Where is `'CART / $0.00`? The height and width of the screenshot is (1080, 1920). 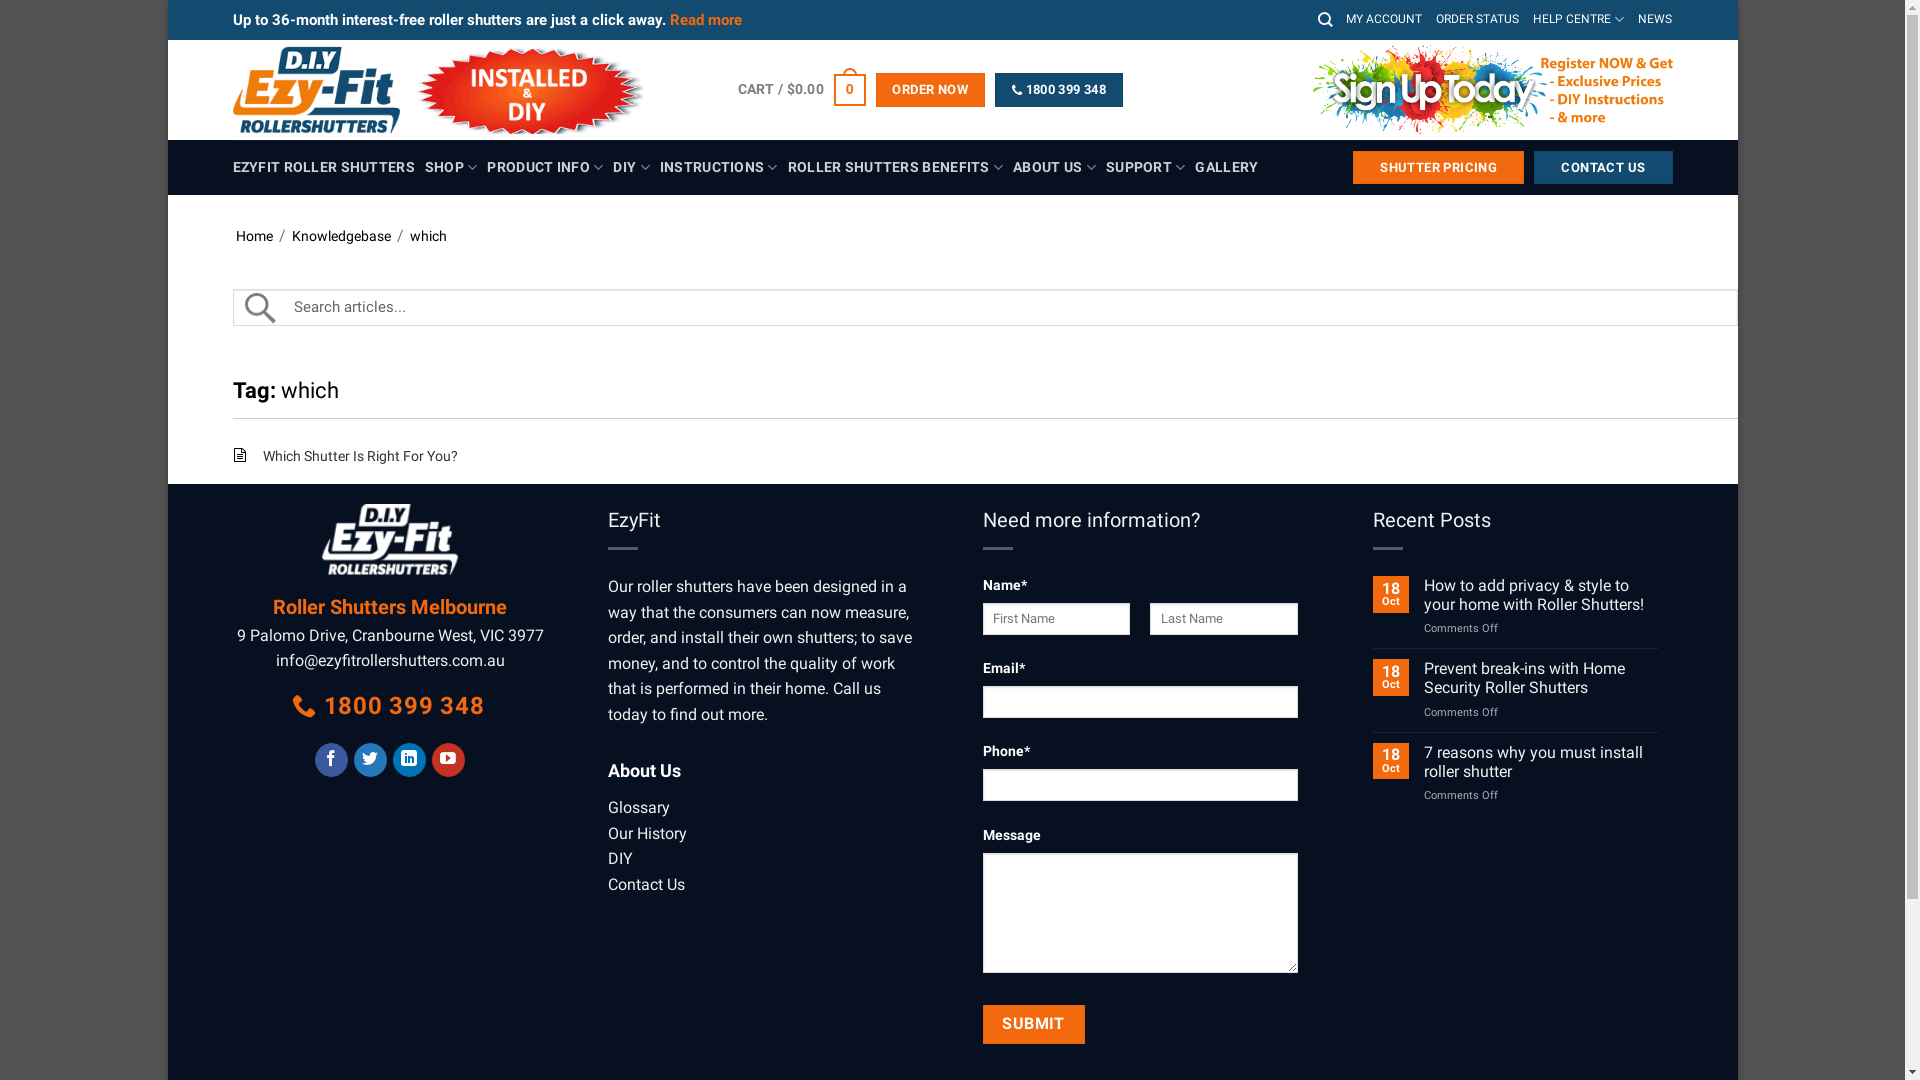 'CART / $0.00 is located at coordinates (801, 88).